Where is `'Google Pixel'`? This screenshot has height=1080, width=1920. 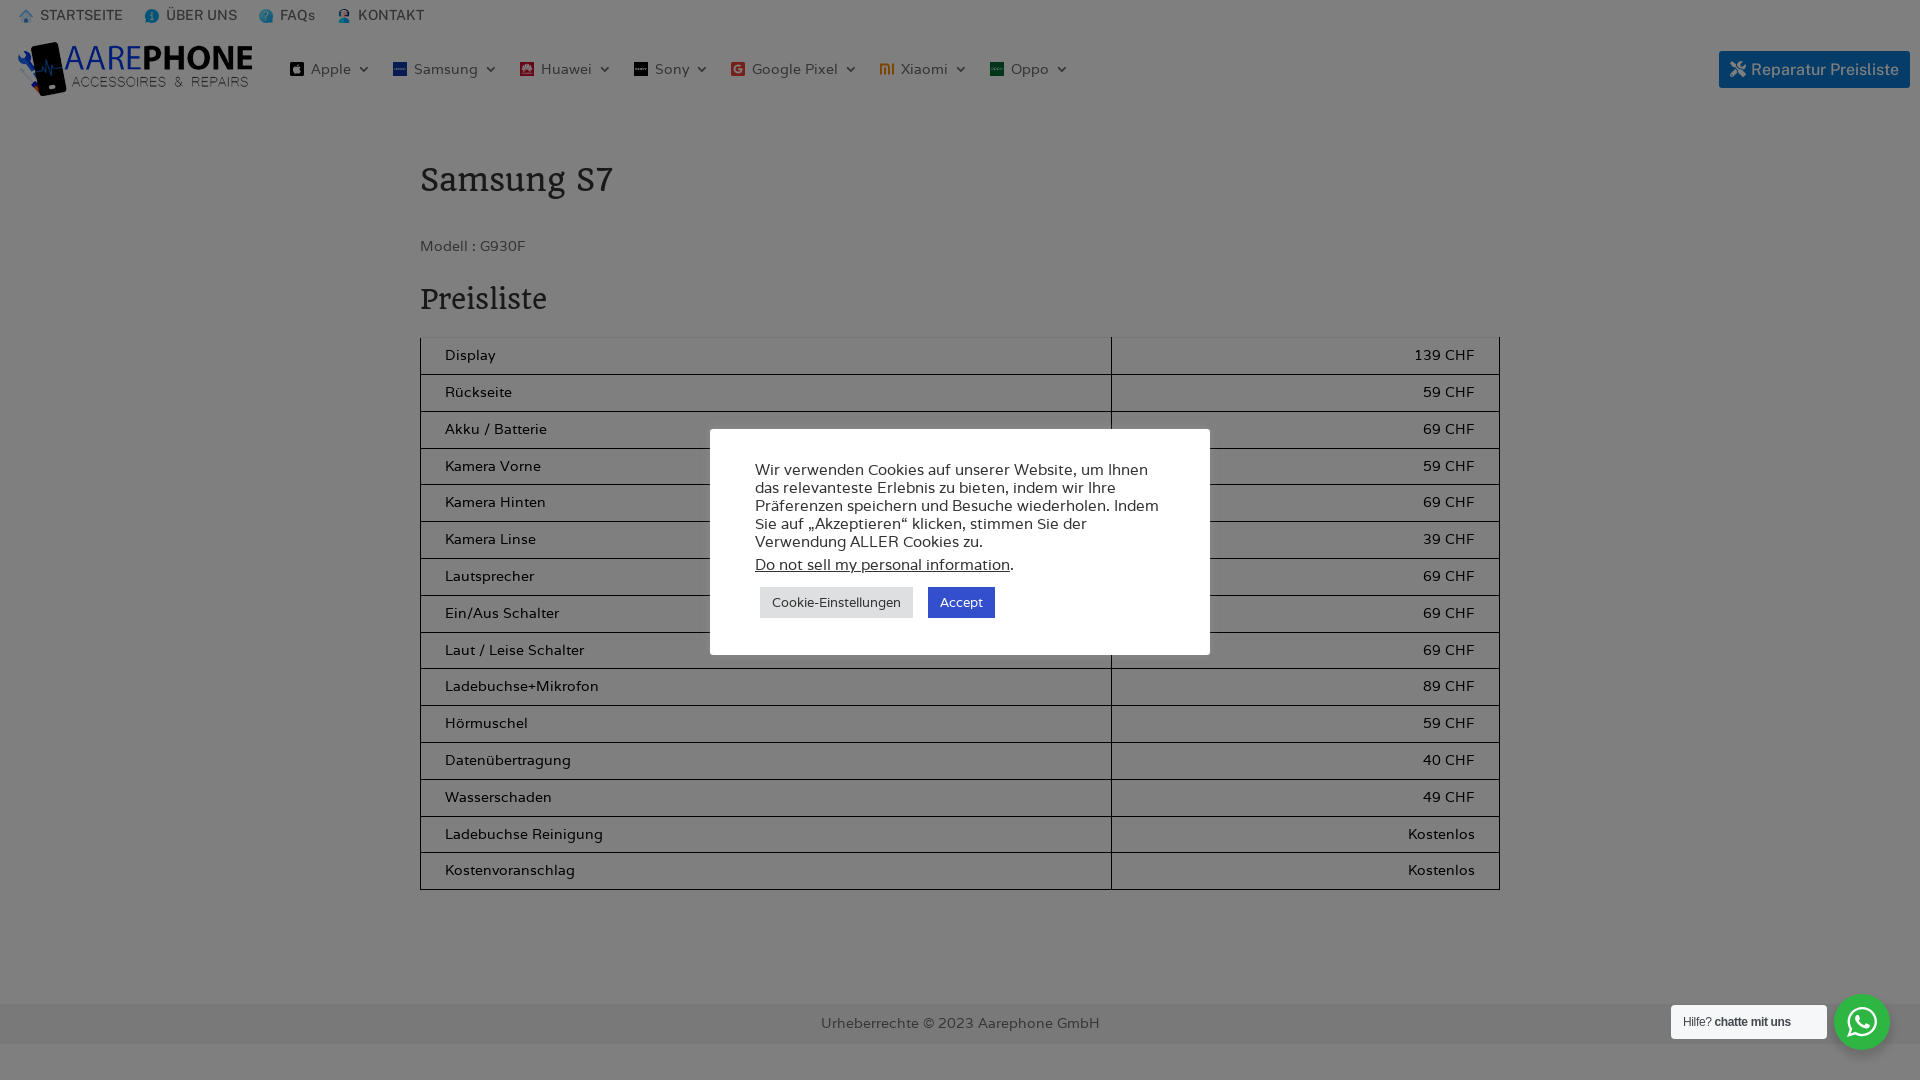
'Google Pixel' is located at coordinates (793, 68).